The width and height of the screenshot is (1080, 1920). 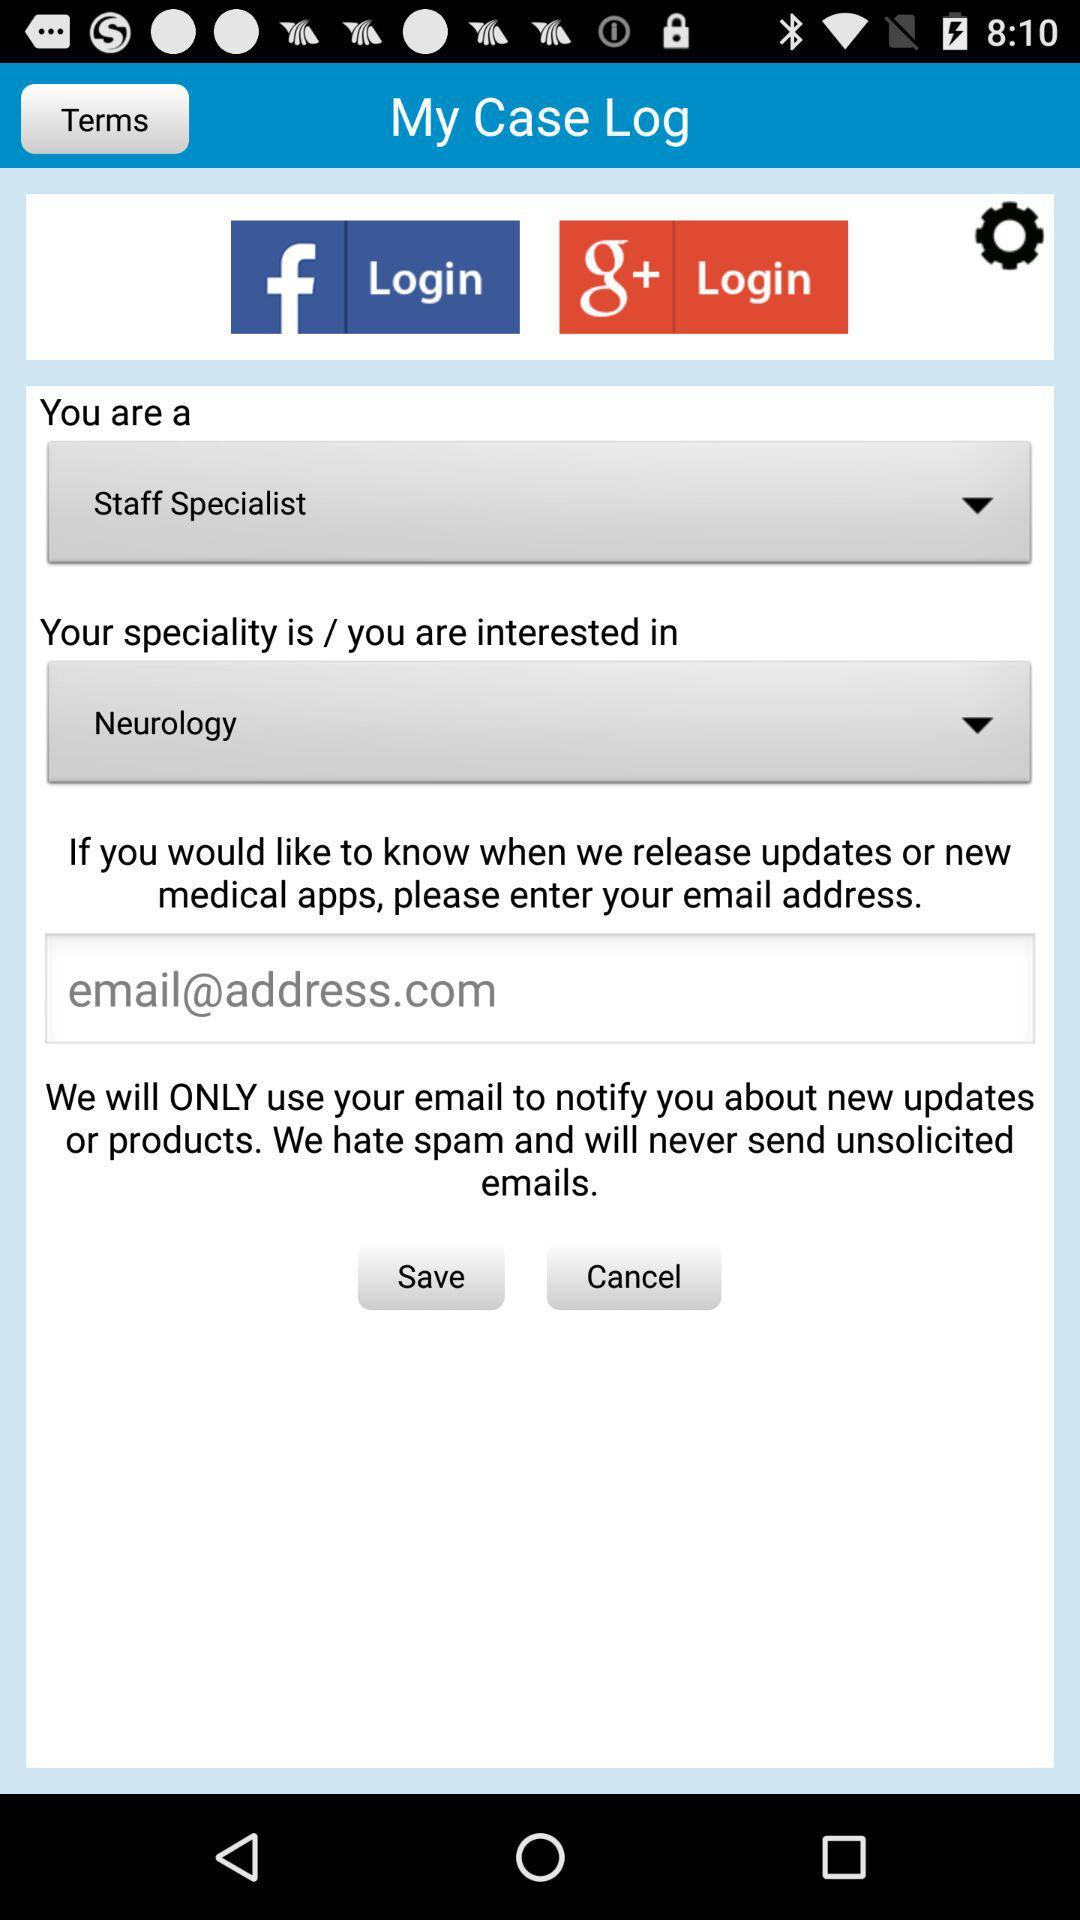 I want to click on login with google plus, so click(x=702, y=276).